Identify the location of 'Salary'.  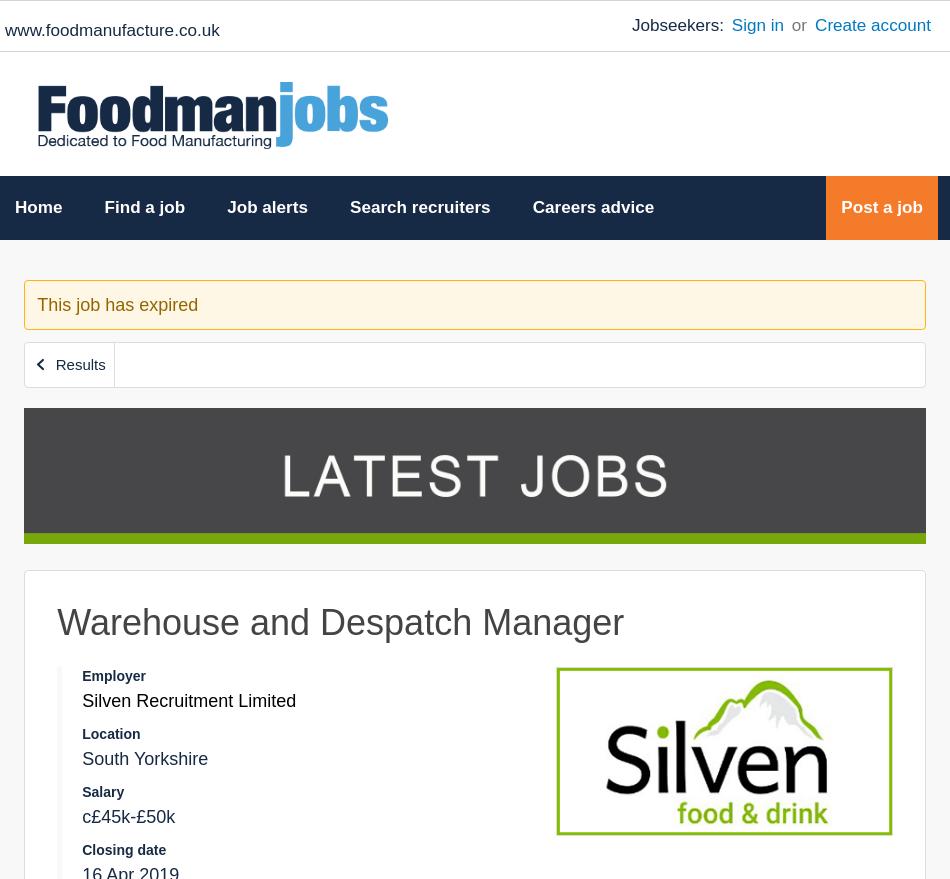
(102, 791).